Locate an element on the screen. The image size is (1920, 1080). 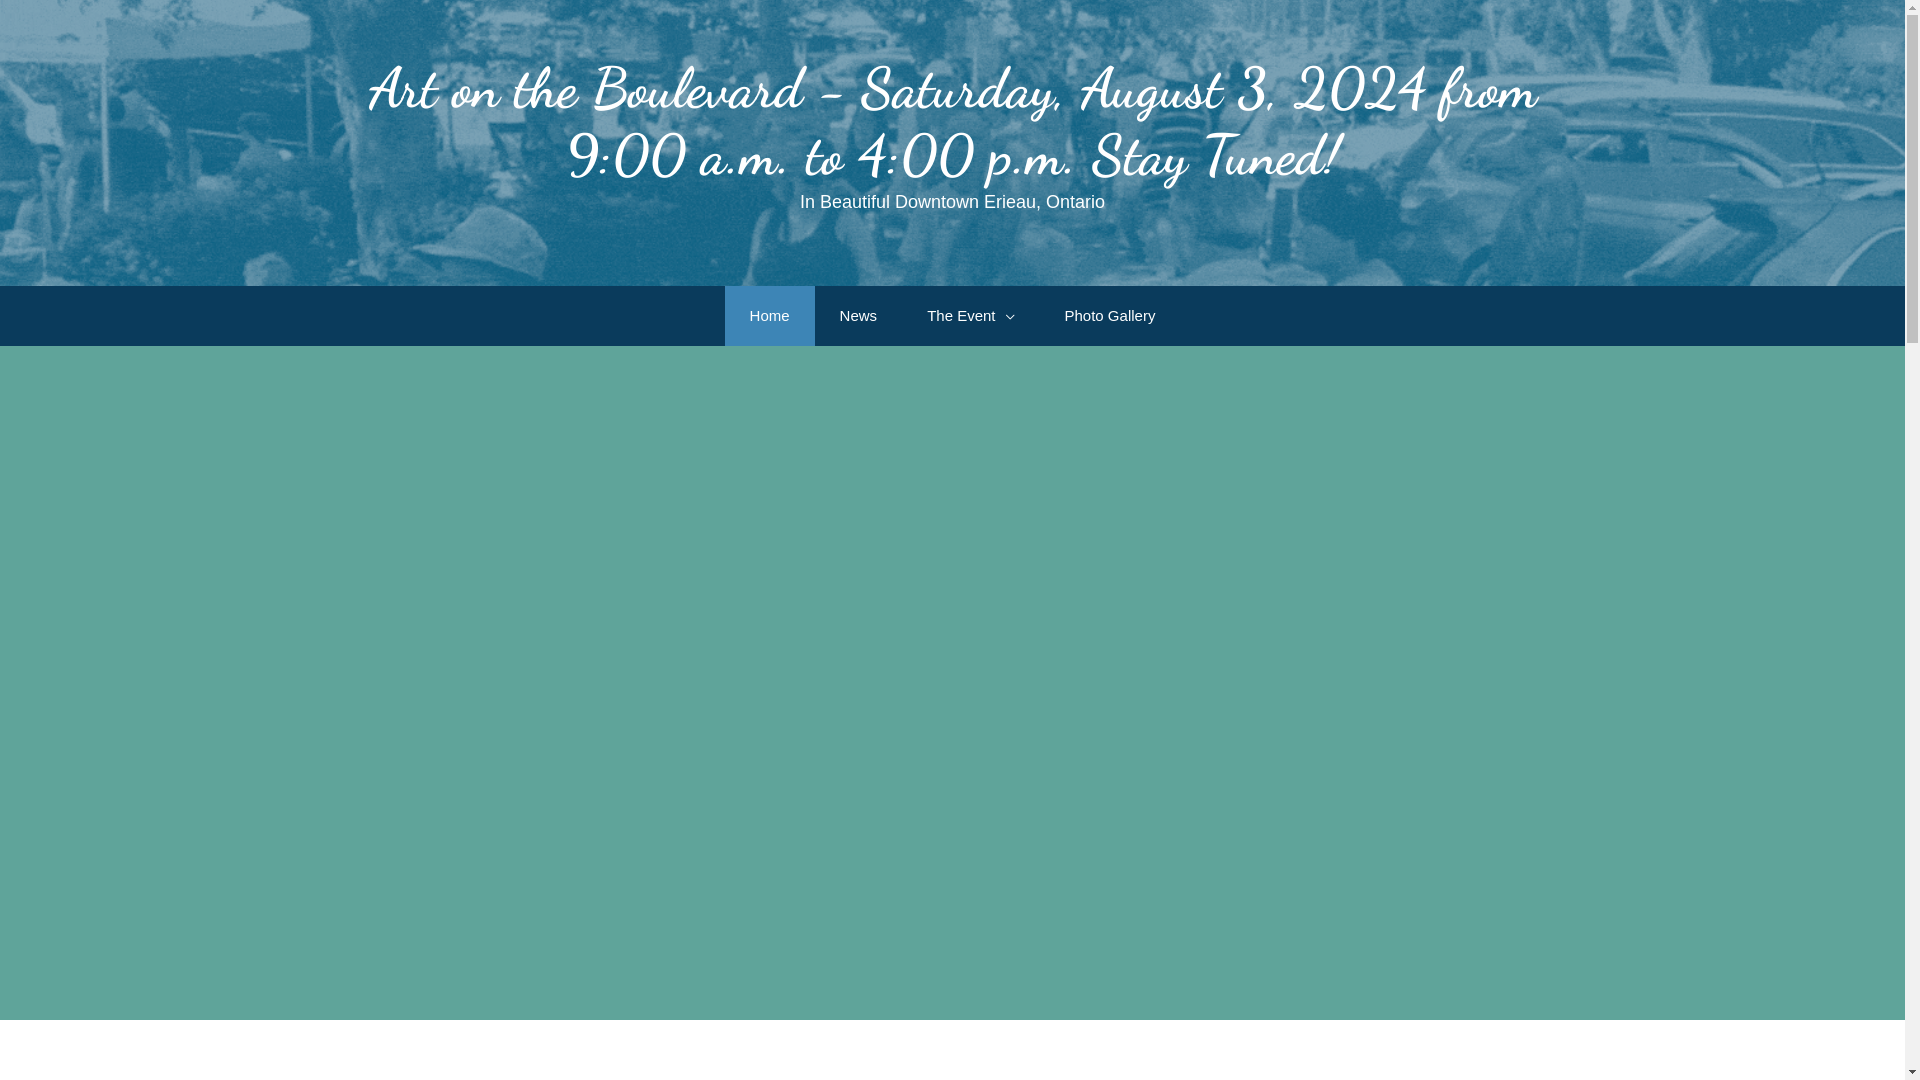
'Photo Gallery' is located at coordinates (1109, 315).